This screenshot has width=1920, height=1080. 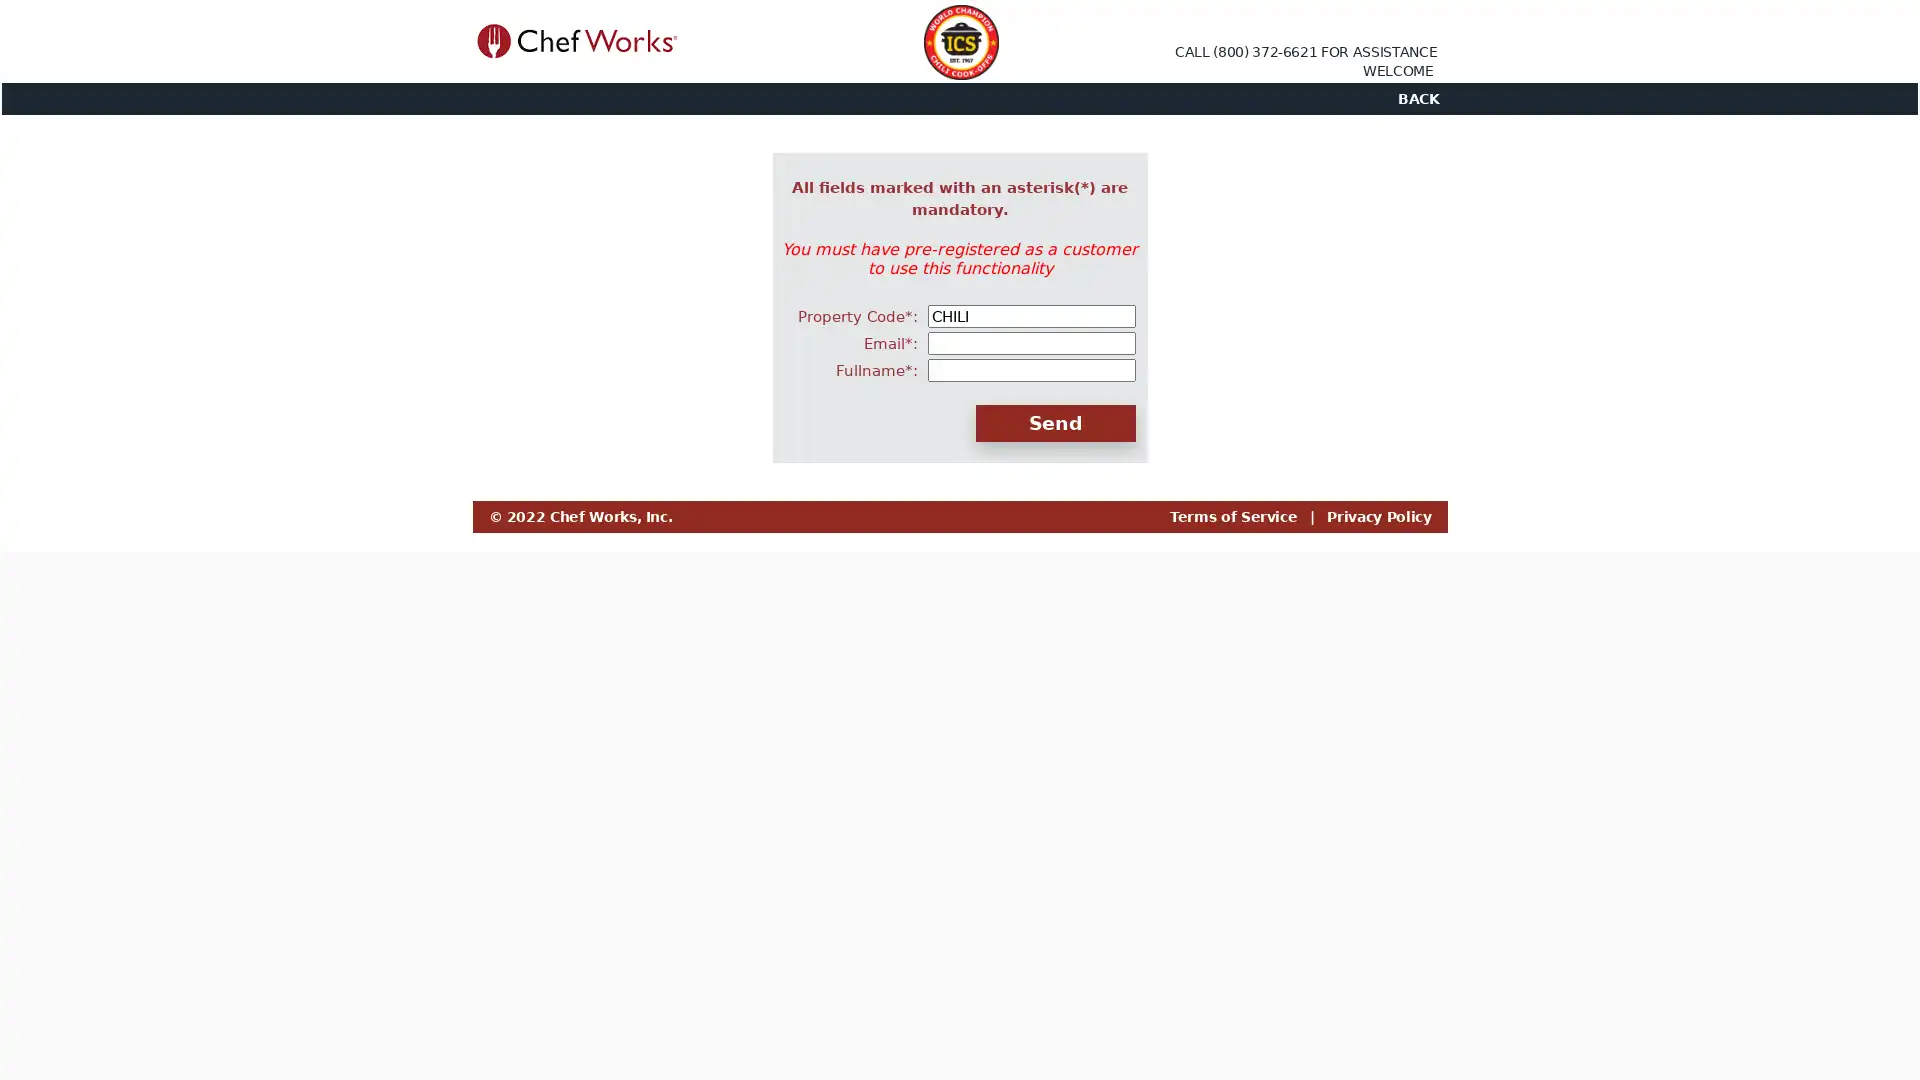 What do you see at coordinates (1054, 422) in the screenshot?
I see `Send` at bounding box center [1054, 422].